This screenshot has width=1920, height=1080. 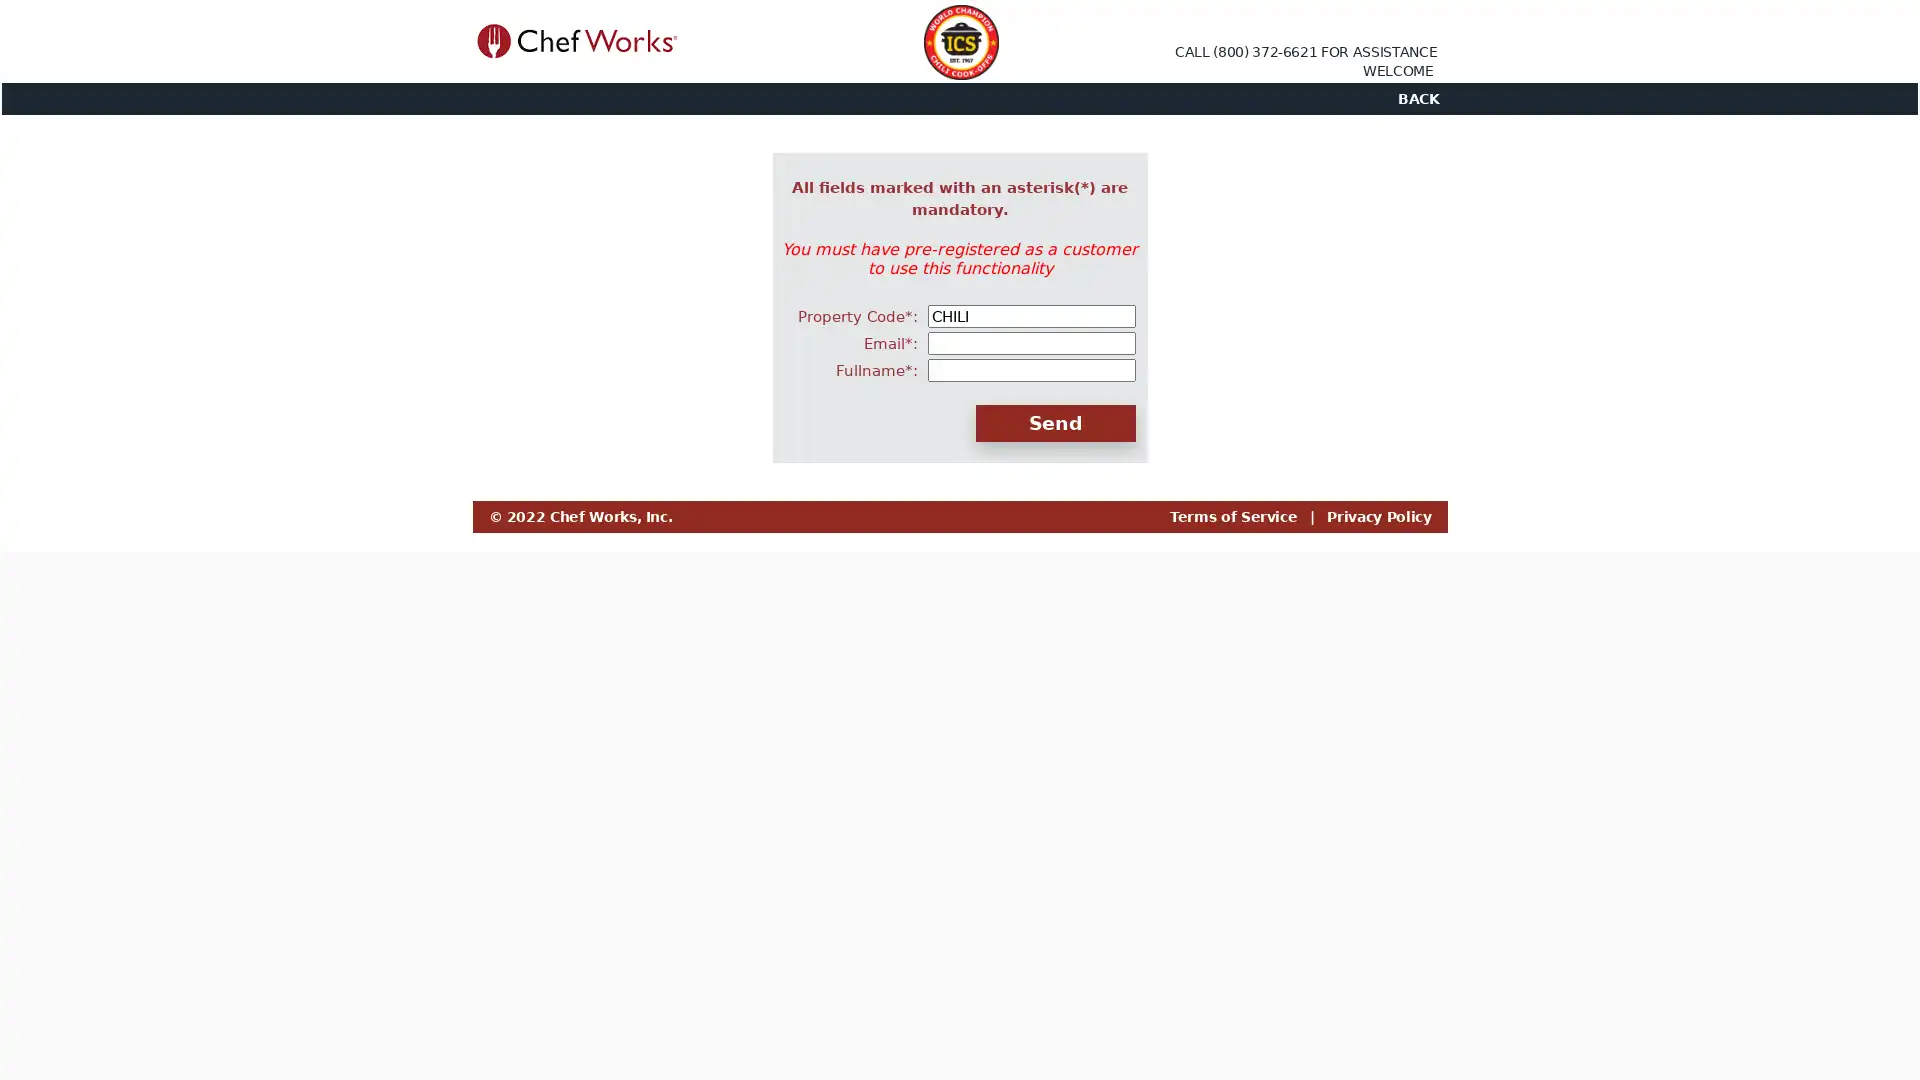 What do you see at coordinates (1054, 422) in the screenshot?
I see `Send` at bounding box center [1054, 422].